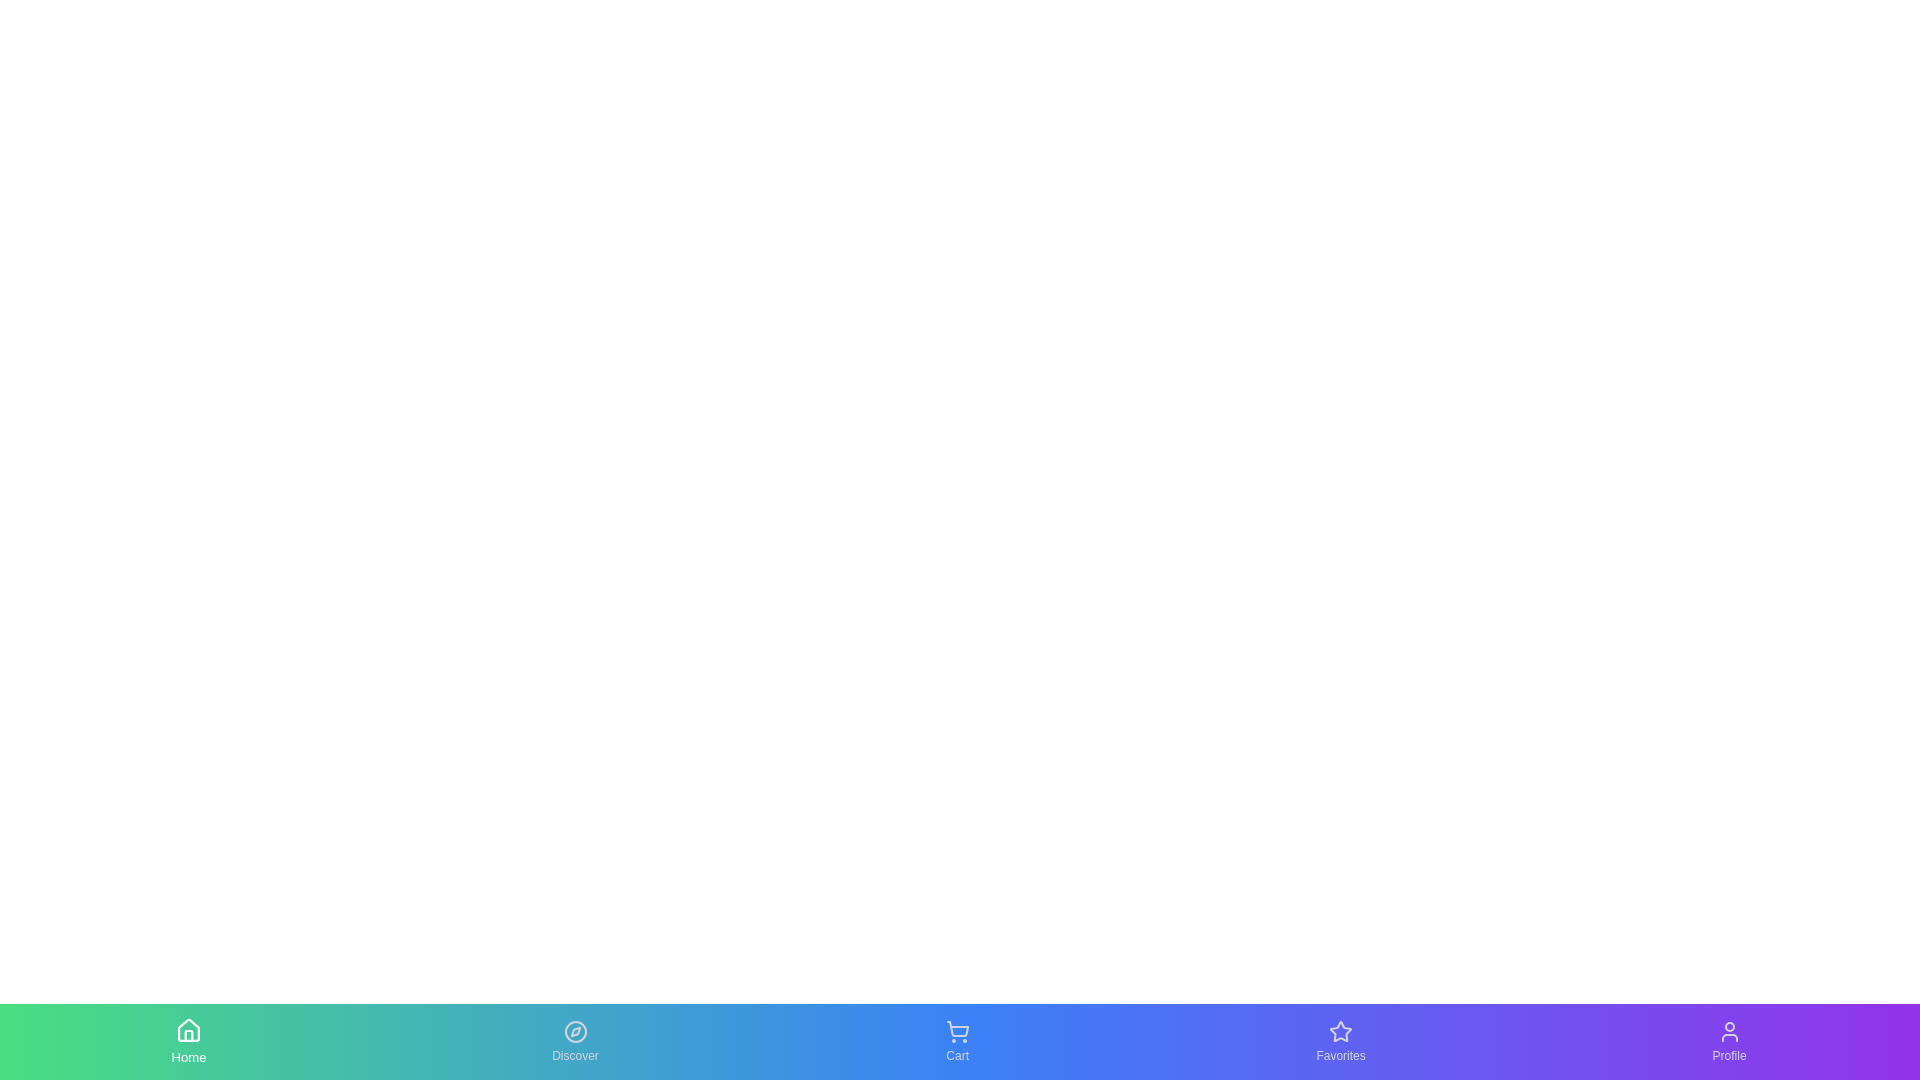 This screenshot has width=1920, height=1080. What do you see at coordinates (1340, 1040) in the screenshot?
I see `the Favorites tab to see the hover effect` at bounding box center [1340, 1040].